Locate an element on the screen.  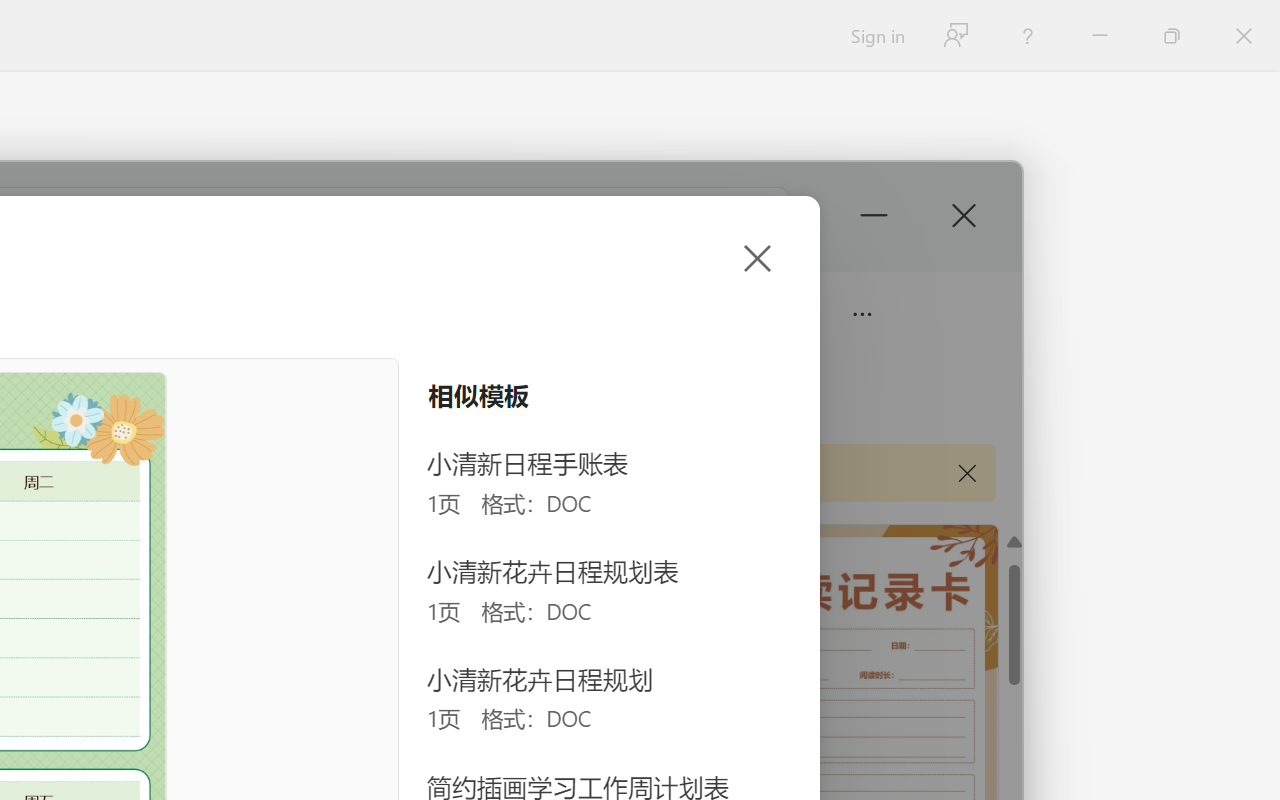
'Sign in' is located at coordinates (876, 34).